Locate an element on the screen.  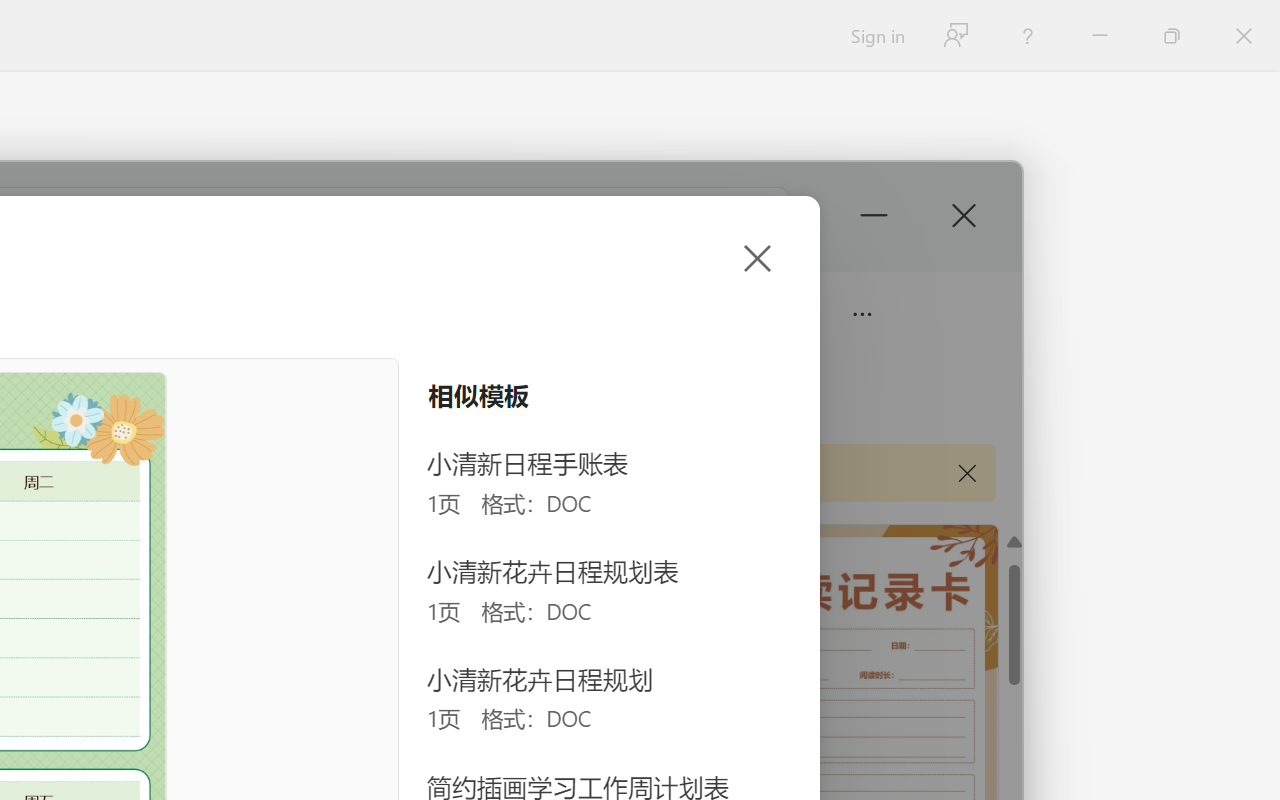
'Sign in' is located at coordinates (876, 34).